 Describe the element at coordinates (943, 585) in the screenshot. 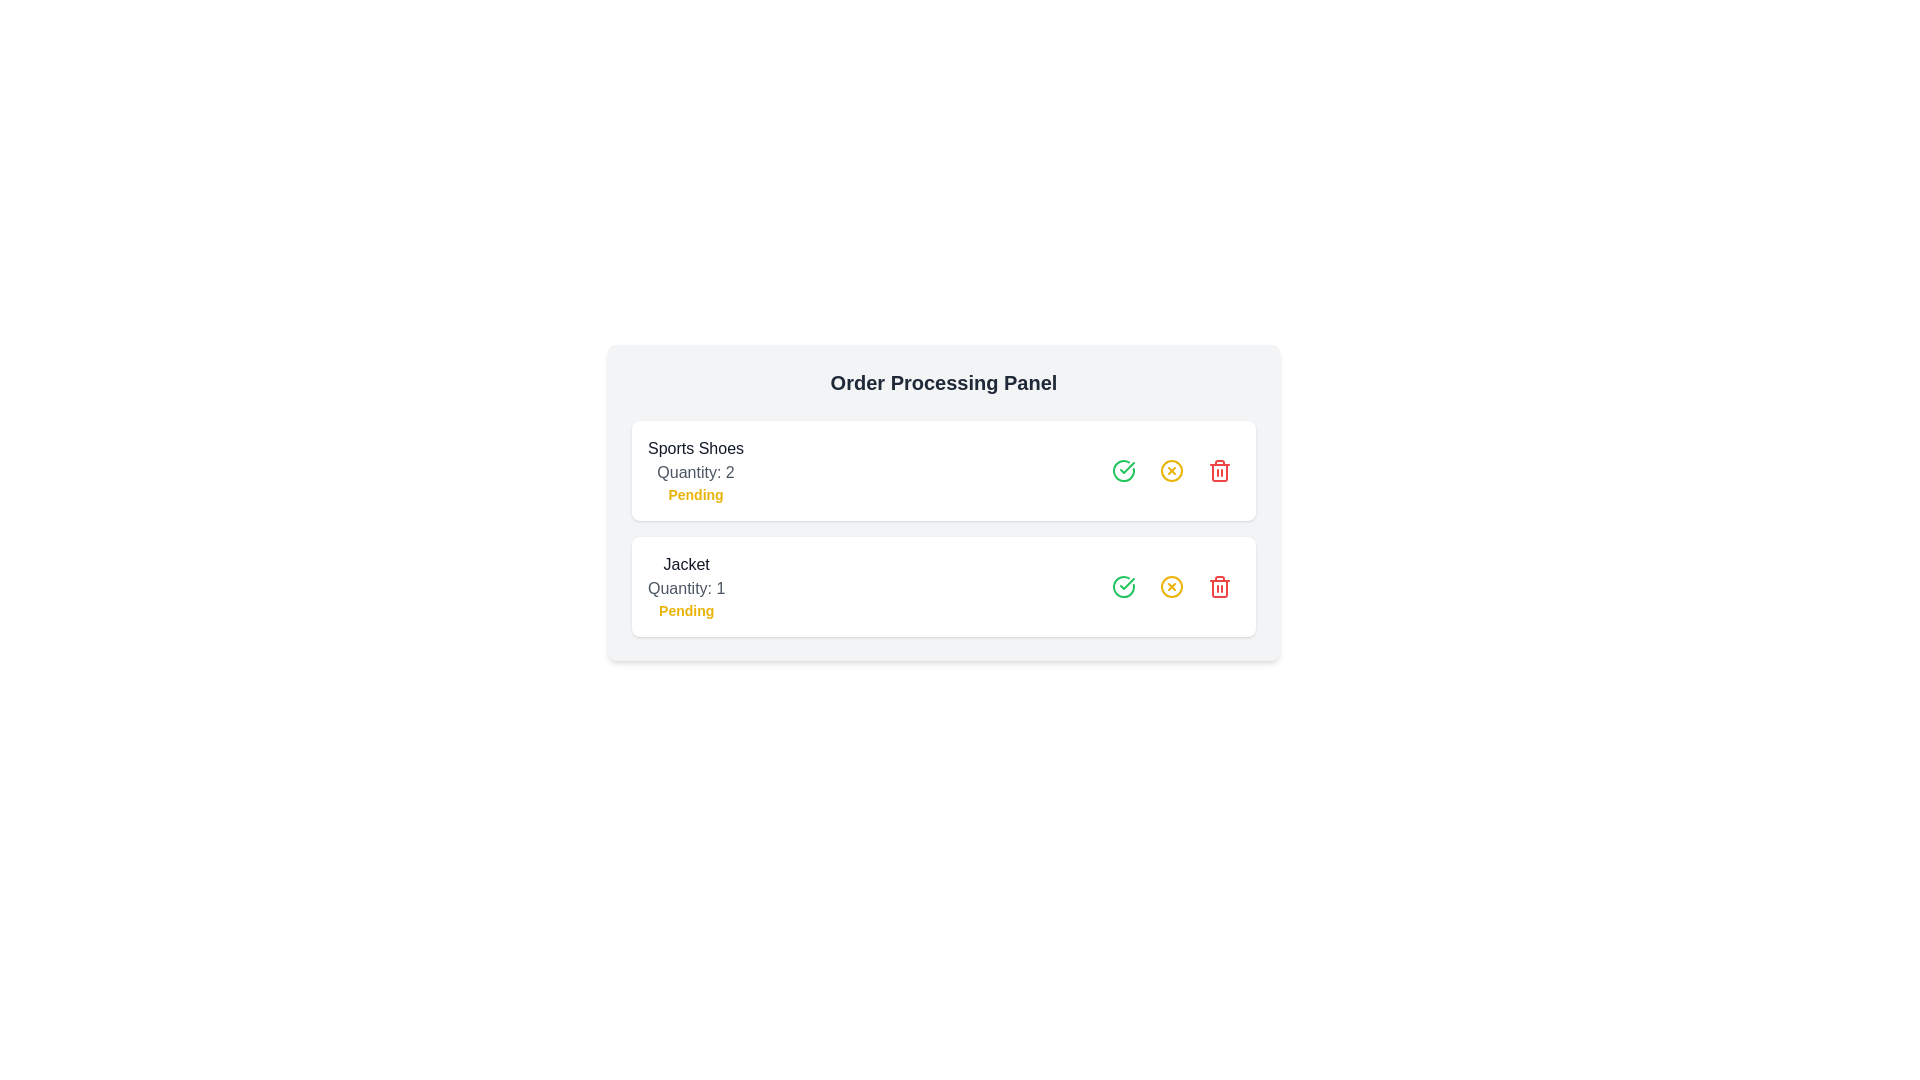

I see `the 'Jacket' card` at that location.